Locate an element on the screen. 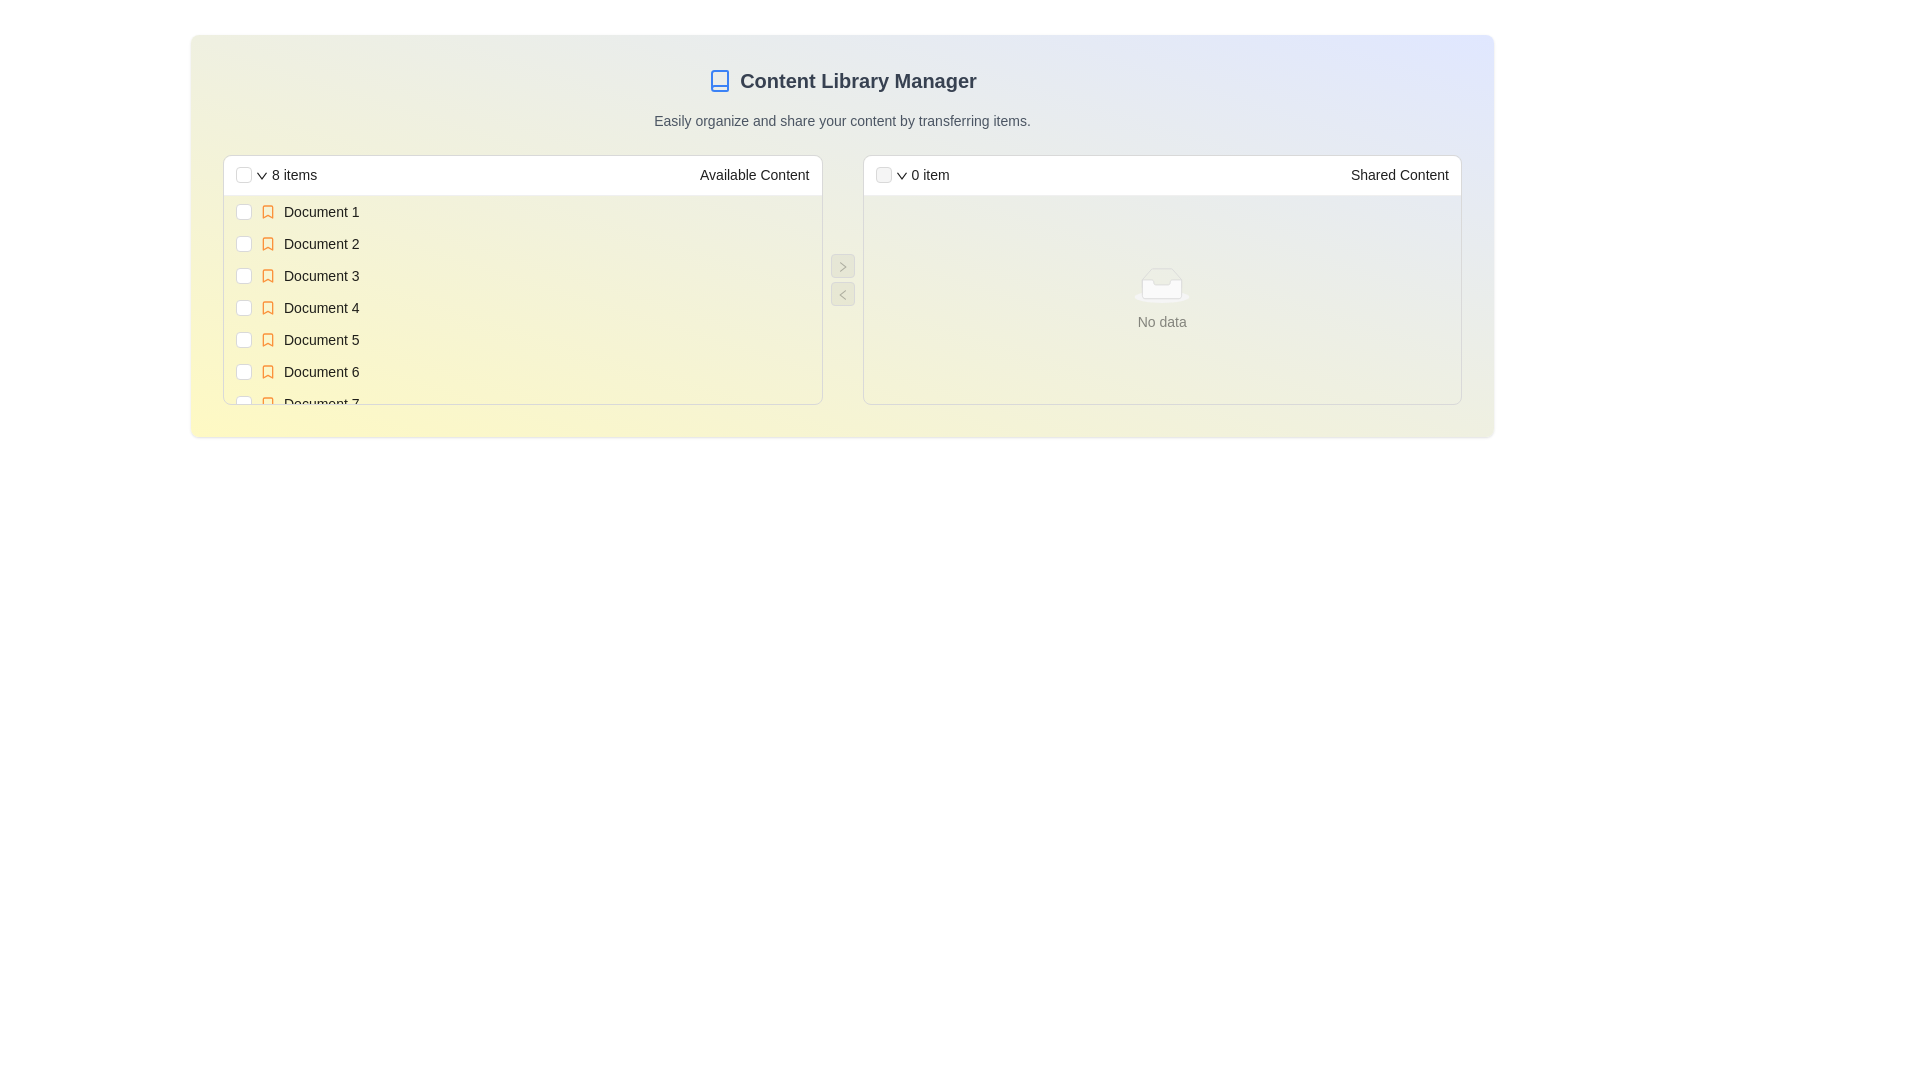  the bookmark icon associated with 'Document 2' in the 'Available Content' section, which is the second icon in the vertical list of items is located at coordinates (267, 242).